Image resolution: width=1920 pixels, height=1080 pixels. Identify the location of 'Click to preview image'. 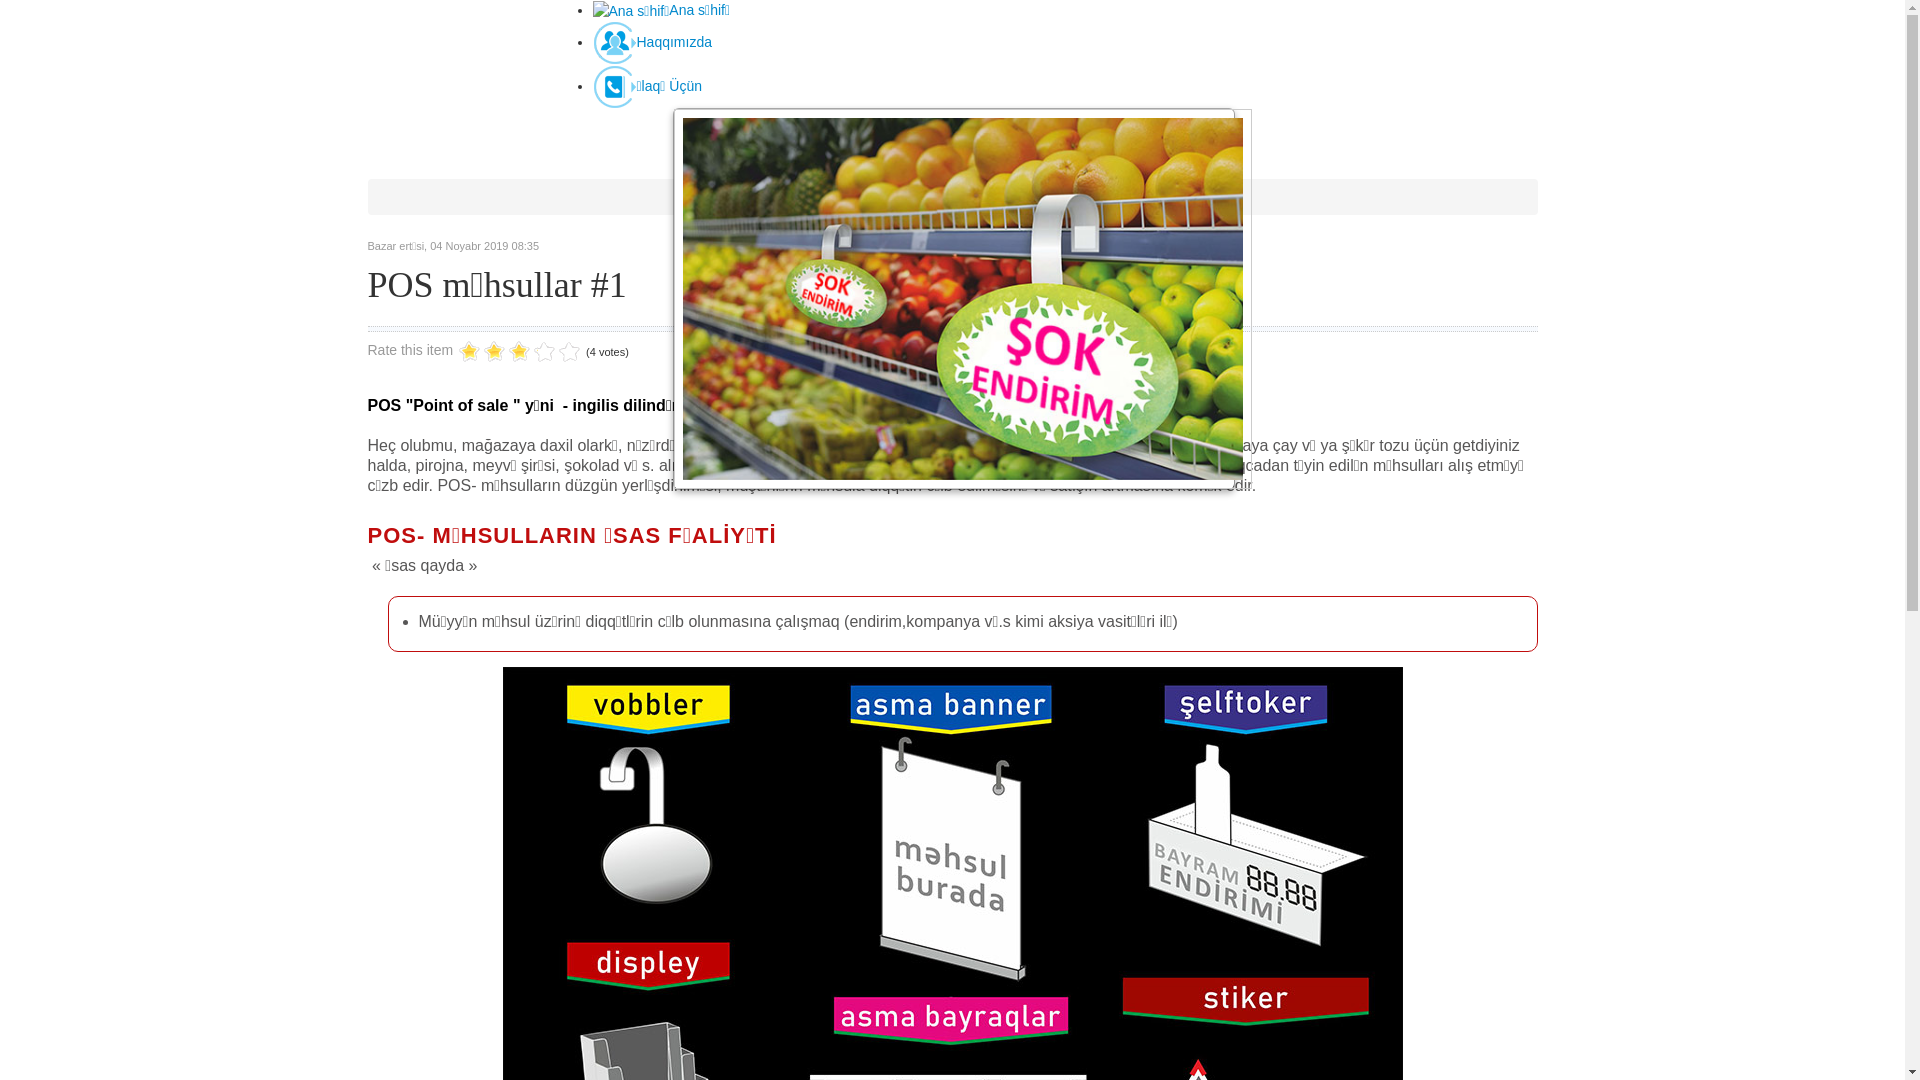
(952, 299).